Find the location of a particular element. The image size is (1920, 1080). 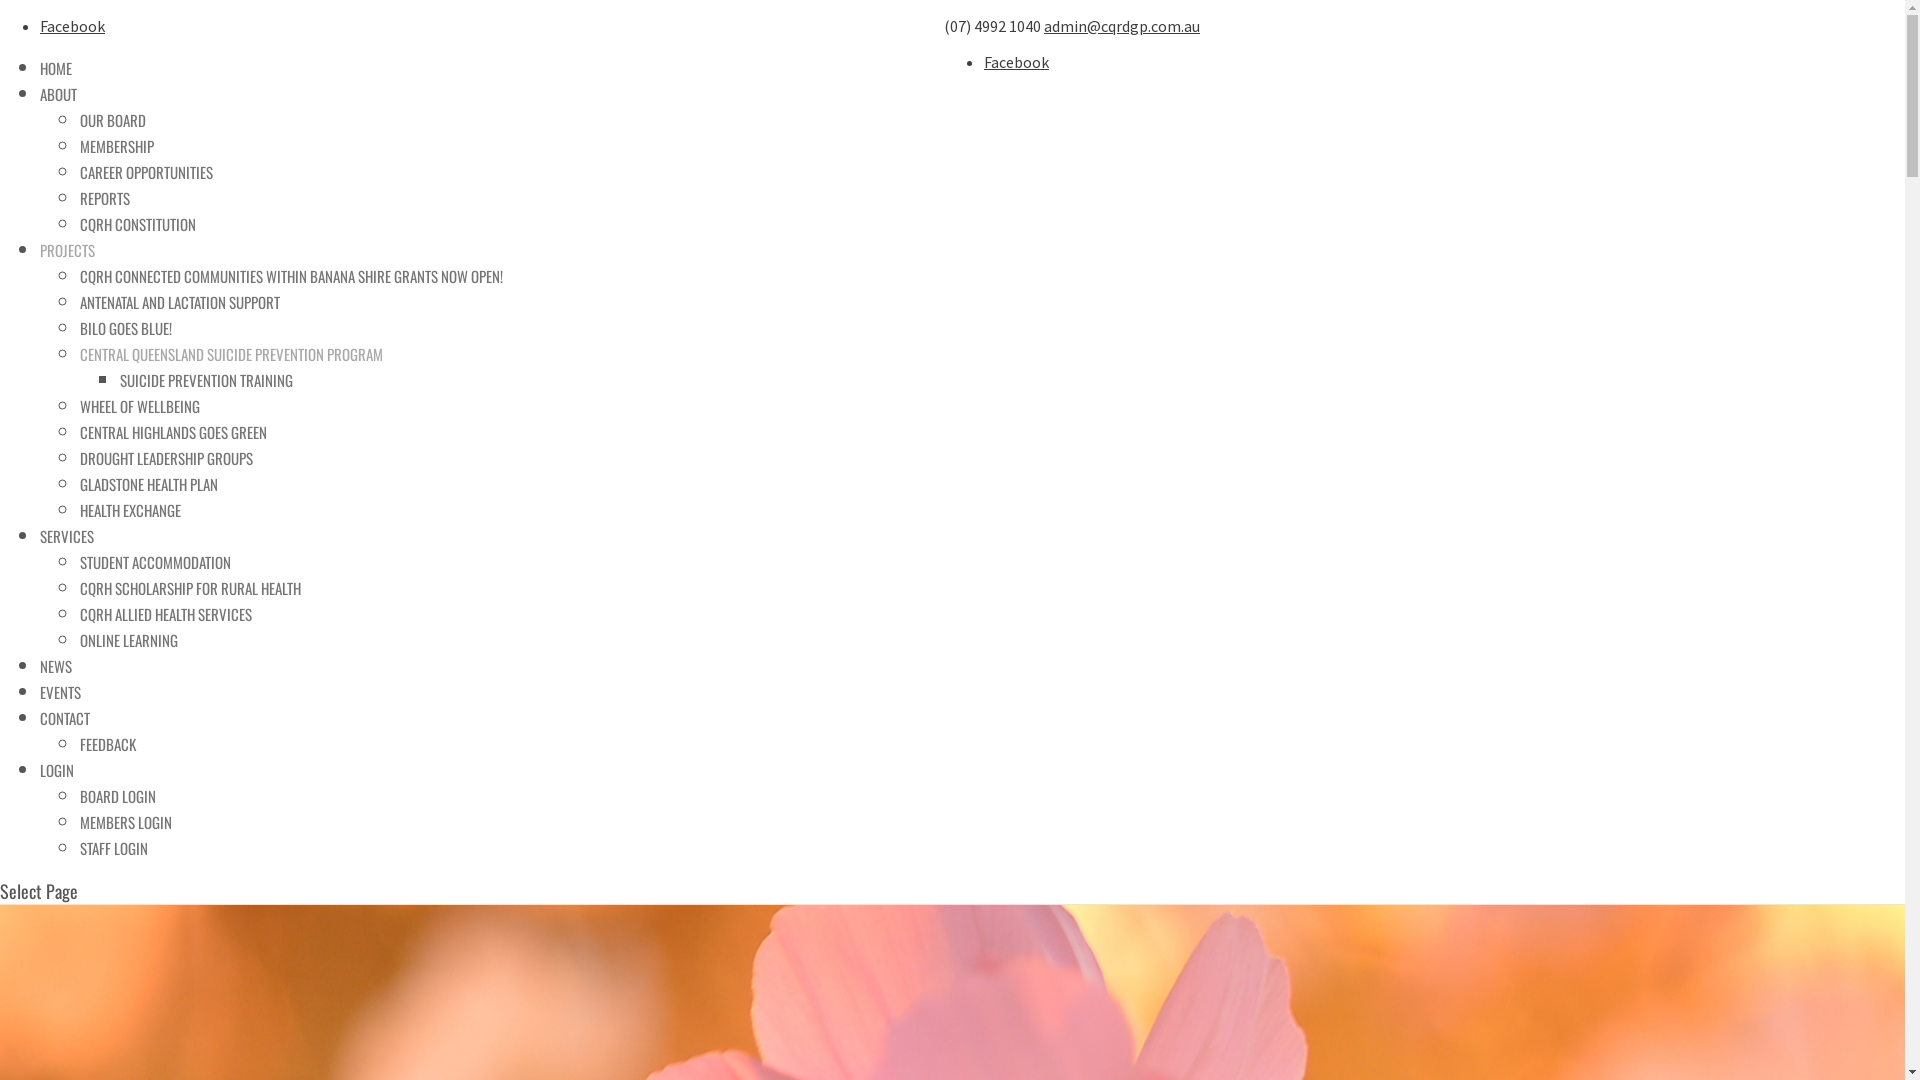

'OUR BOARD' is located at coordinates (112, 119).